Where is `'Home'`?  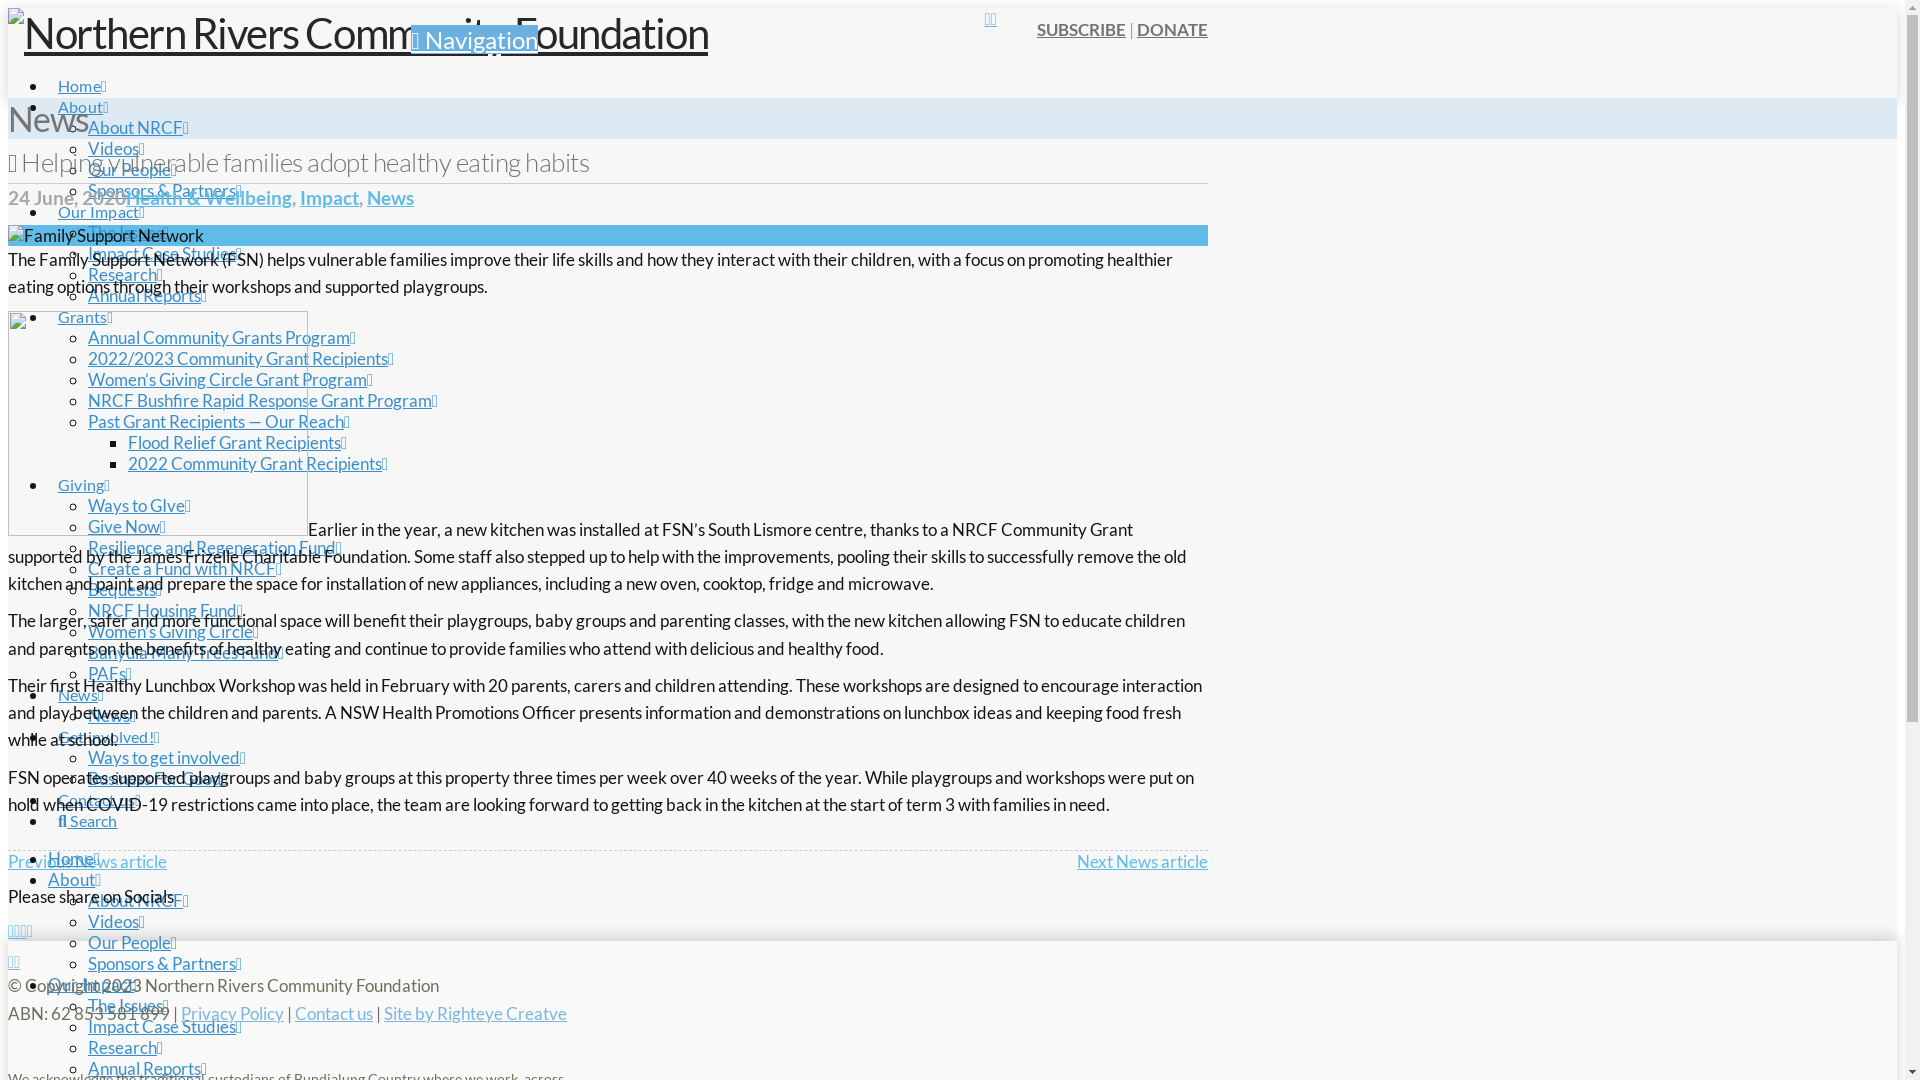
'Home' is located at coordinates (73, 857).